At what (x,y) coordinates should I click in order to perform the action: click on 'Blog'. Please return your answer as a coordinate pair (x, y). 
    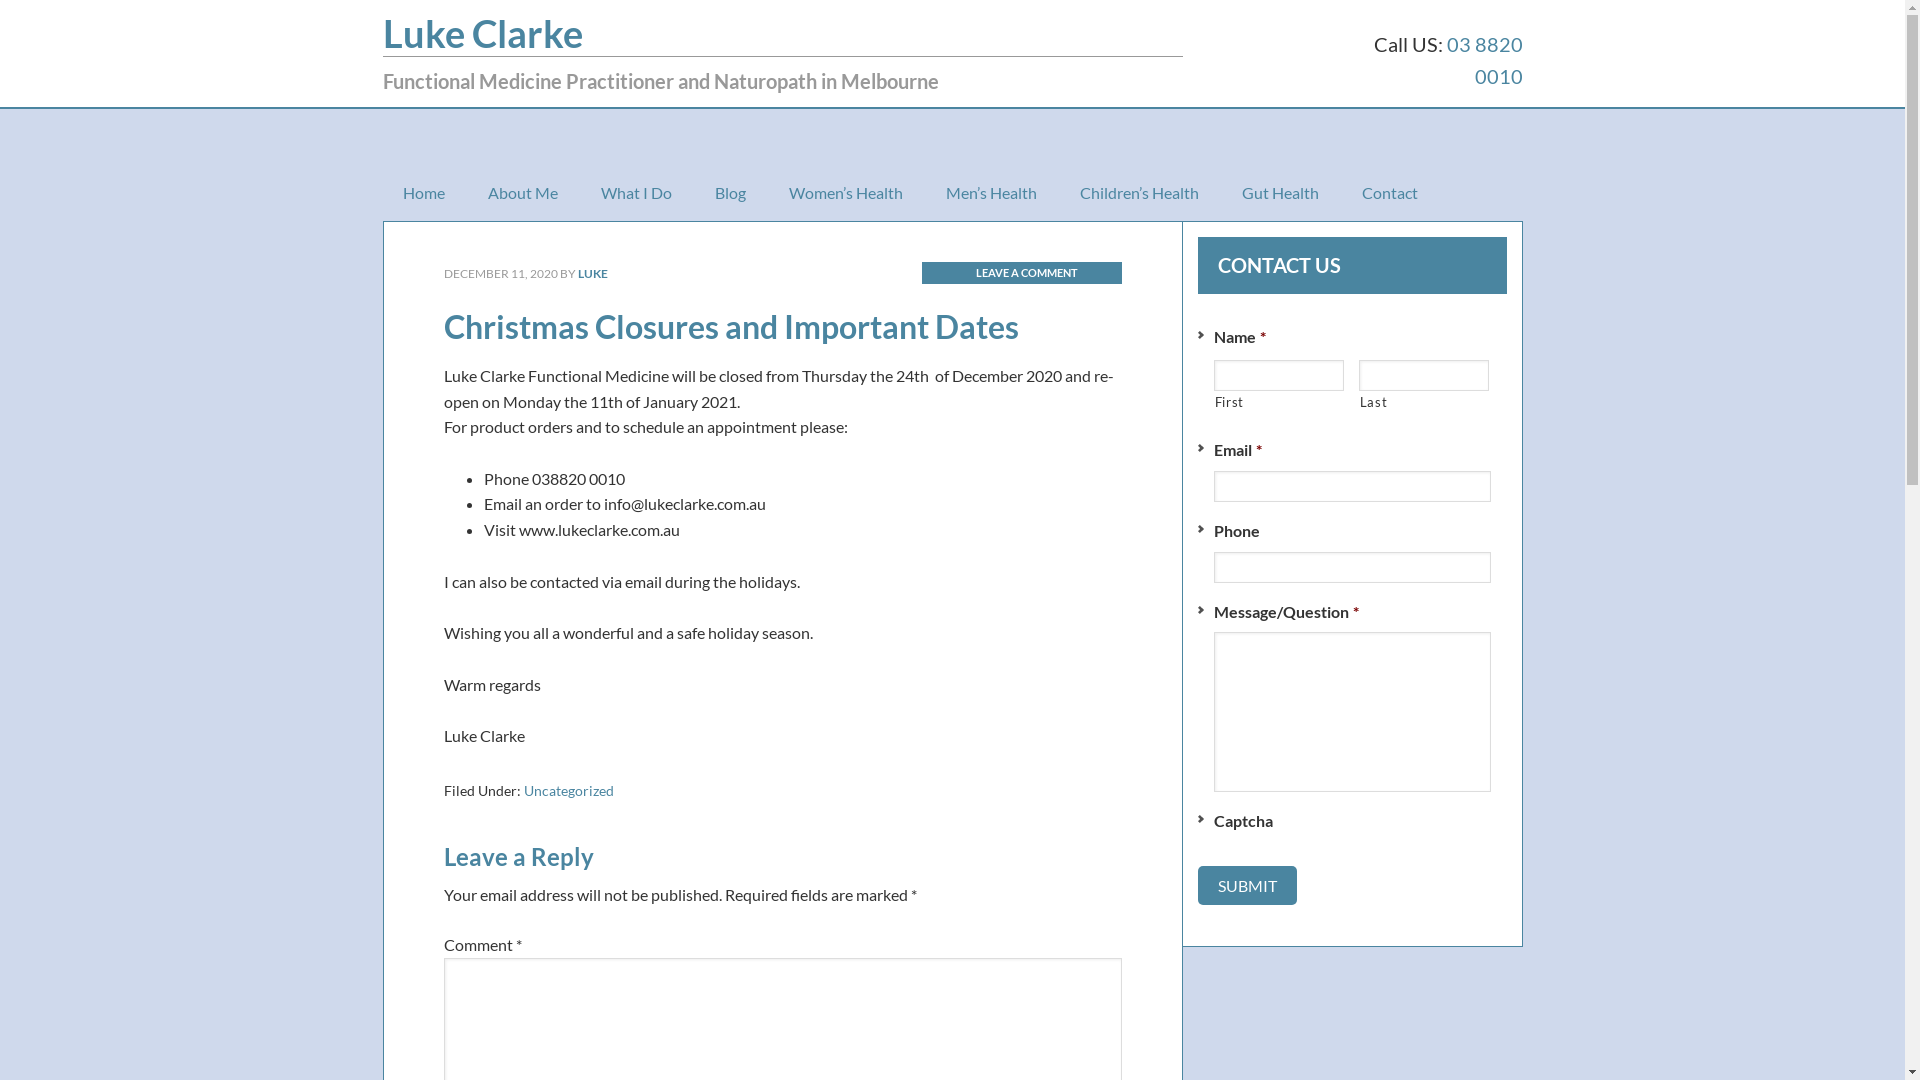
    Looking at the image, I should click on (728, 192).